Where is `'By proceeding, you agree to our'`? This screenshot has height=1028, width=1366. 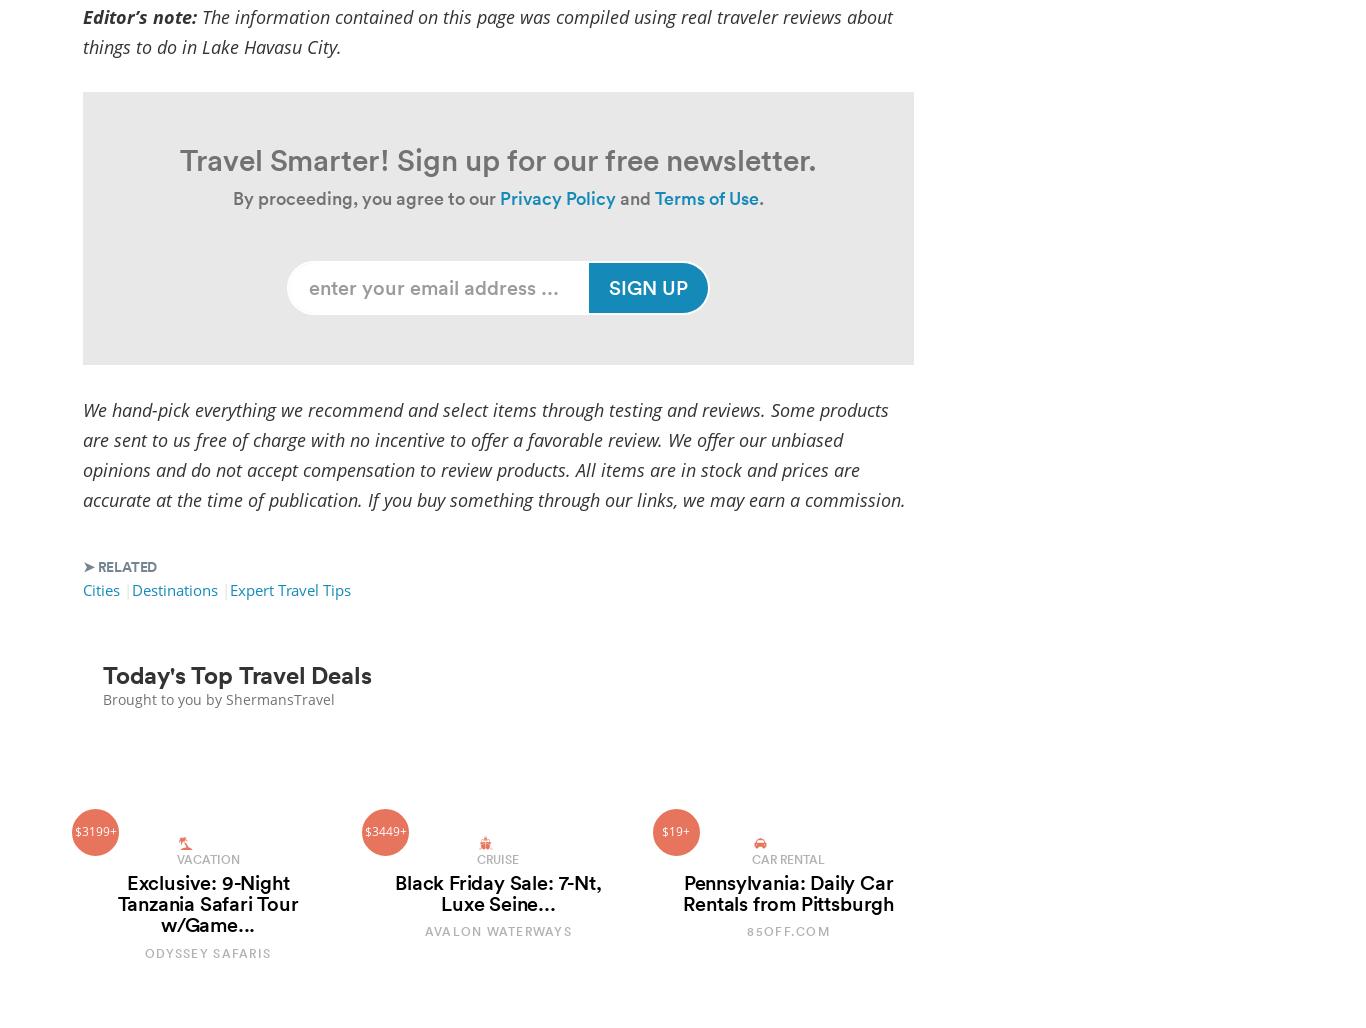
'By proceeding, you agree to our' is located at coordinates (364, 197).